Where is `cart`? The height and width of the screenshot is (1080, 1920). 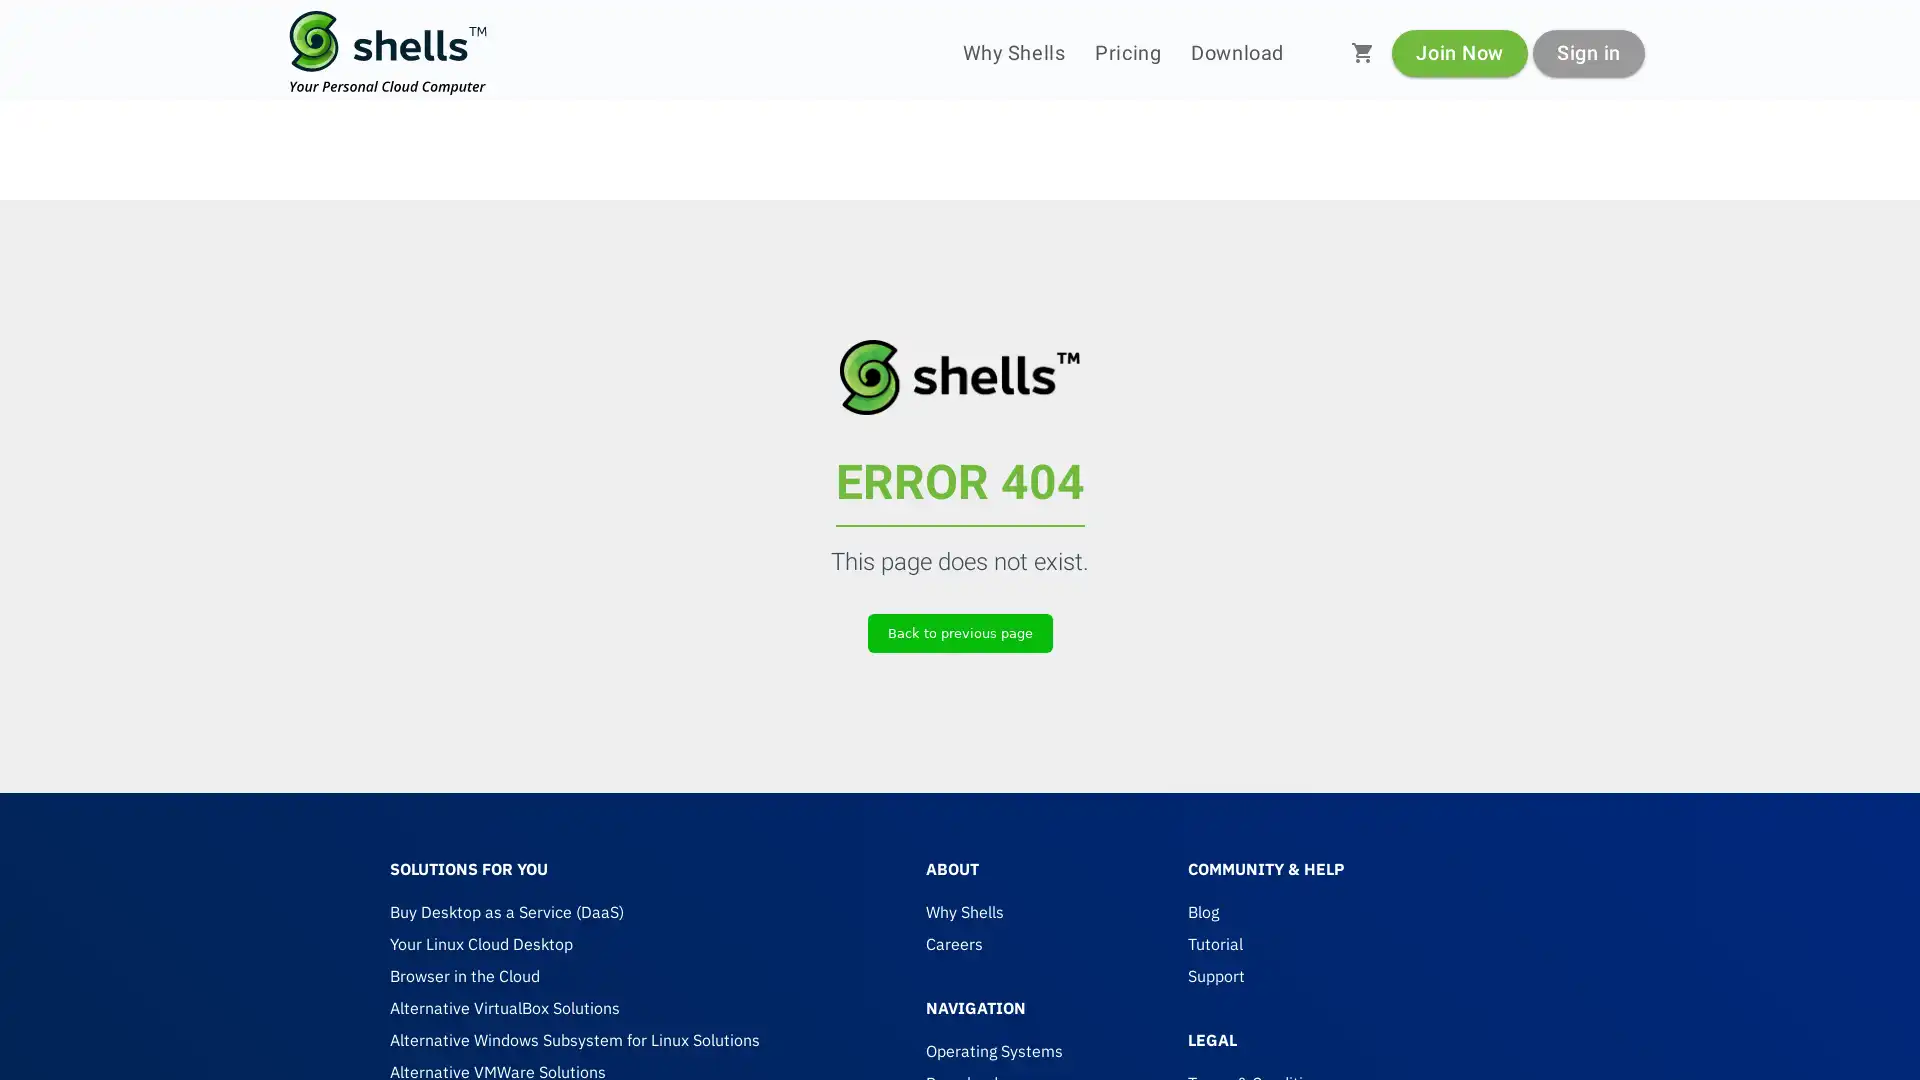
cart is located at coordinates (1362, 52).